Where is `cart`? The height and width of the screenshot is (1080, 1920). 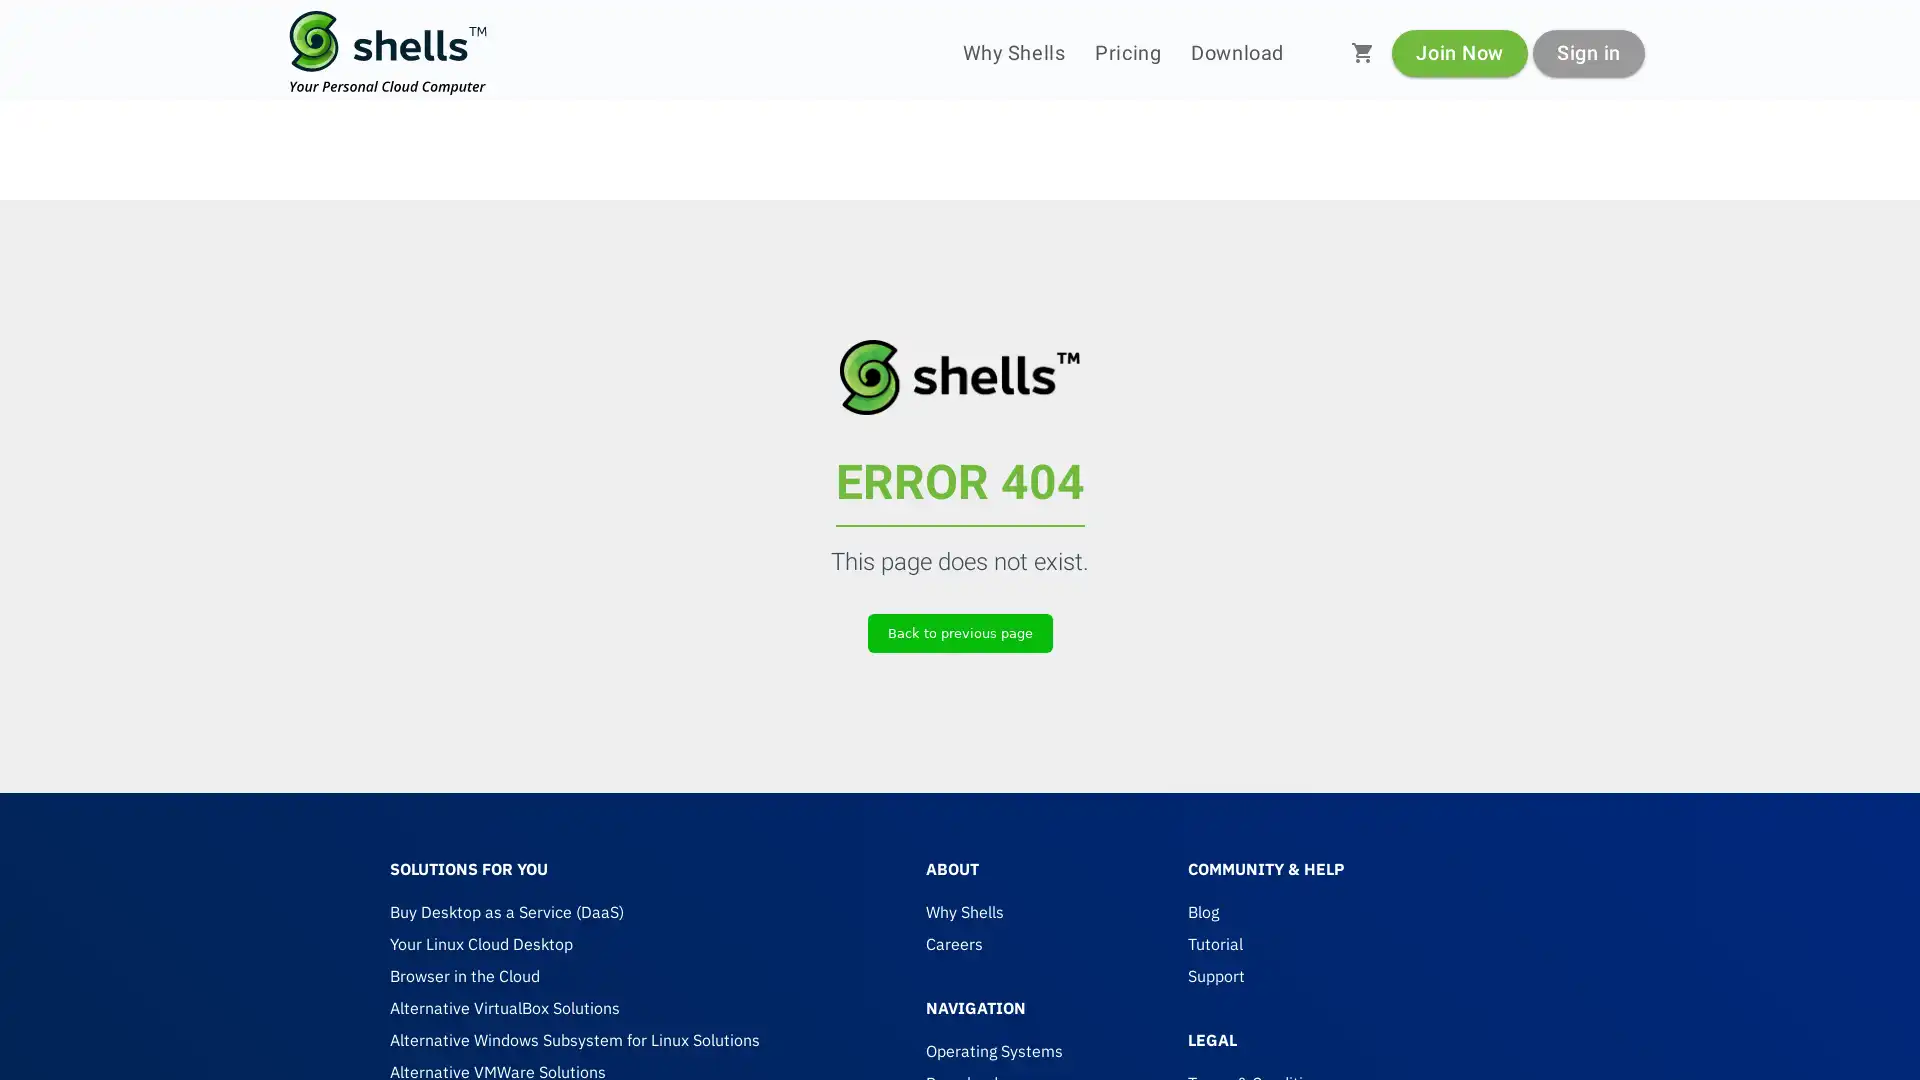
cart is located at coordinates (1362, 52).